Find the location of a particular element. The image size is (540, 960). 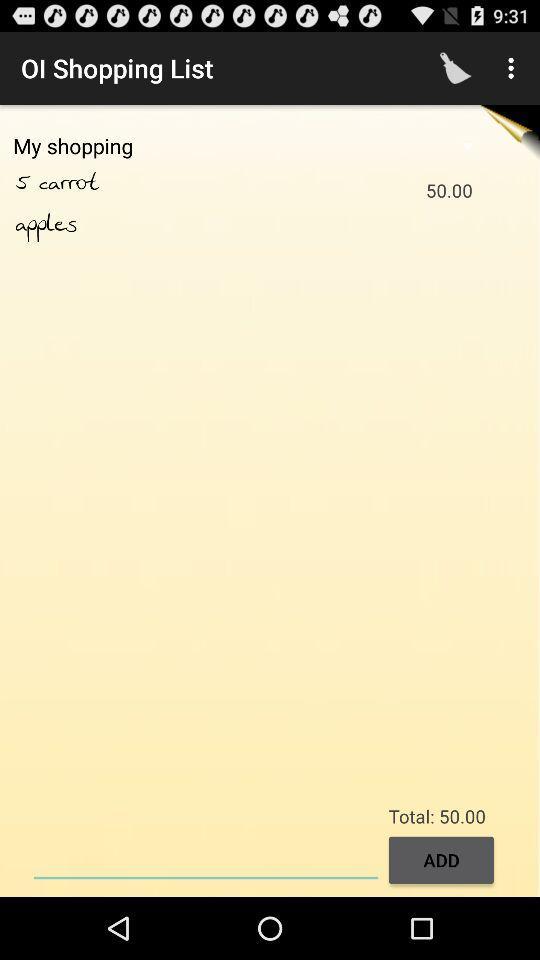

the app above the apples is located at coordinates (26, 183).